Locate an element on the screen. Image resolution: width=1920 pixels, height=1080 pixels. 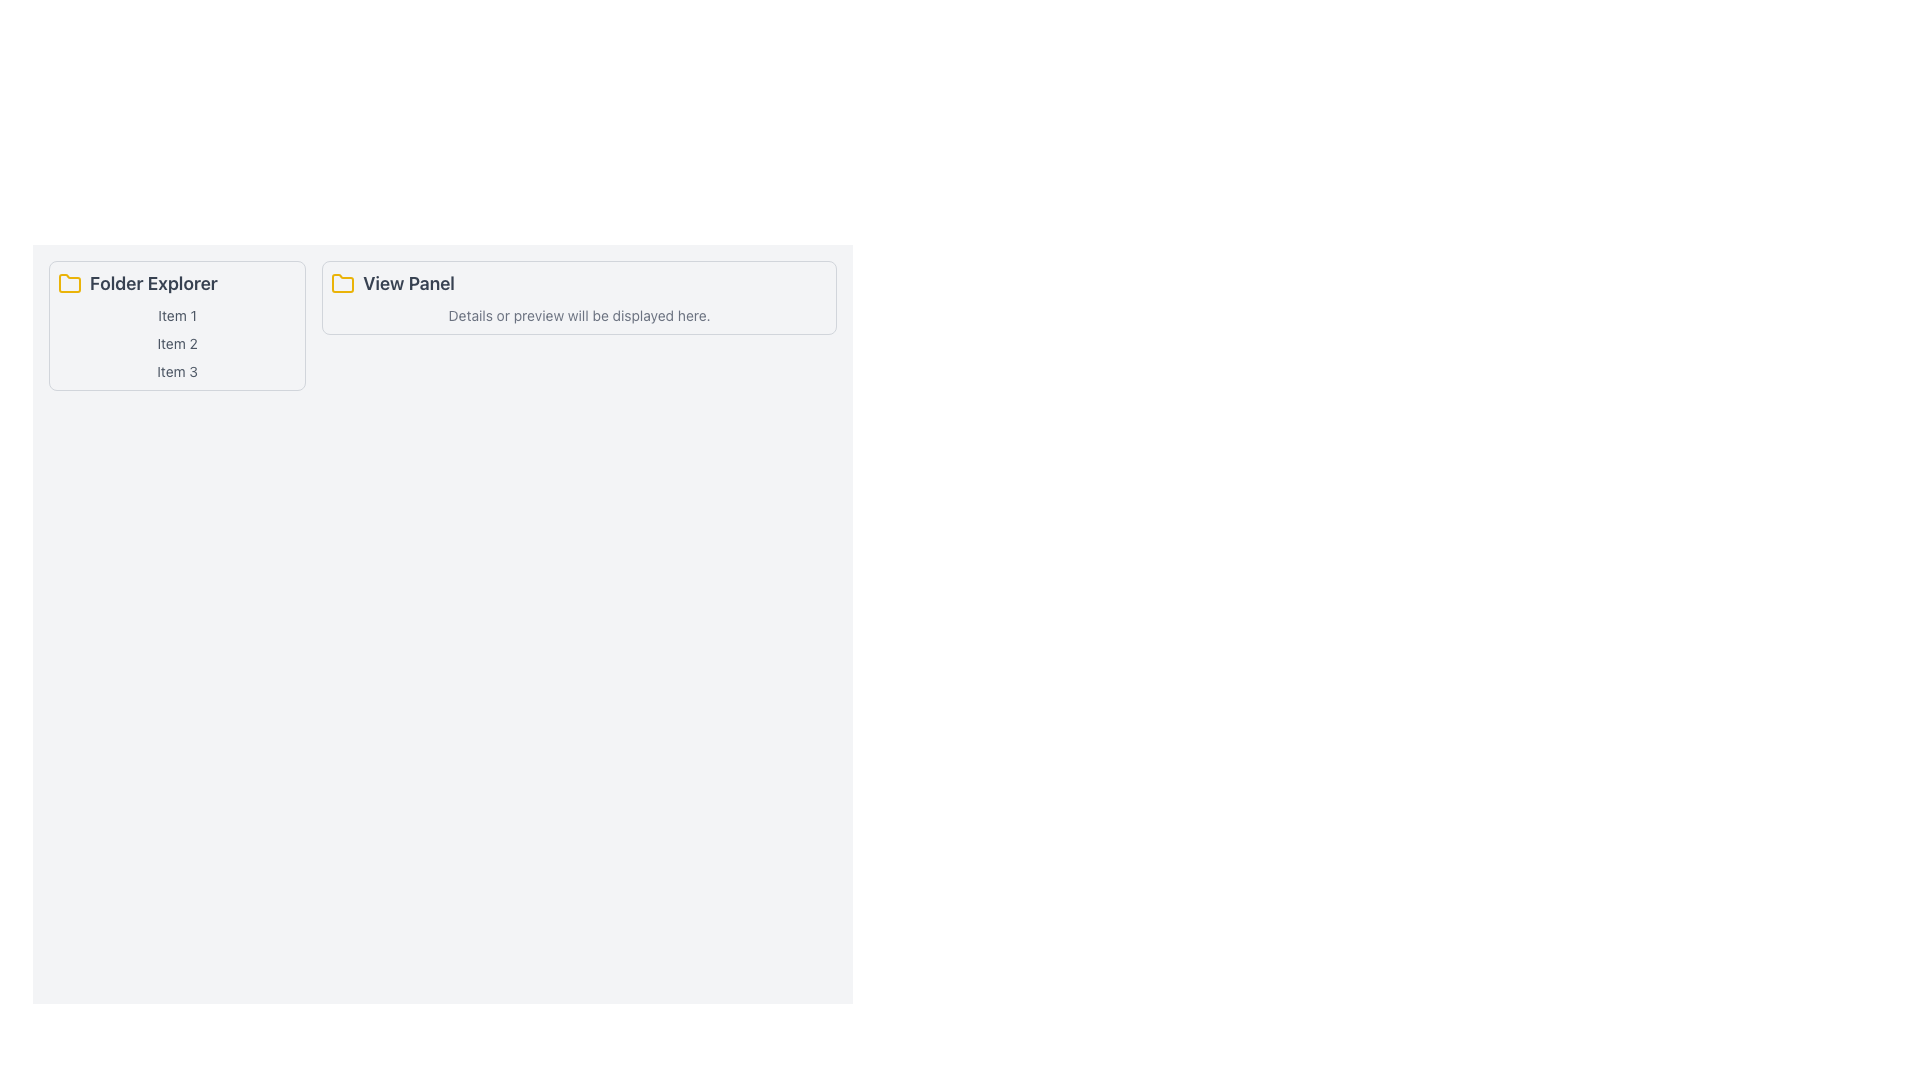
the text label displaying 'Folder Explorer' is located at coordinates (152, 284).